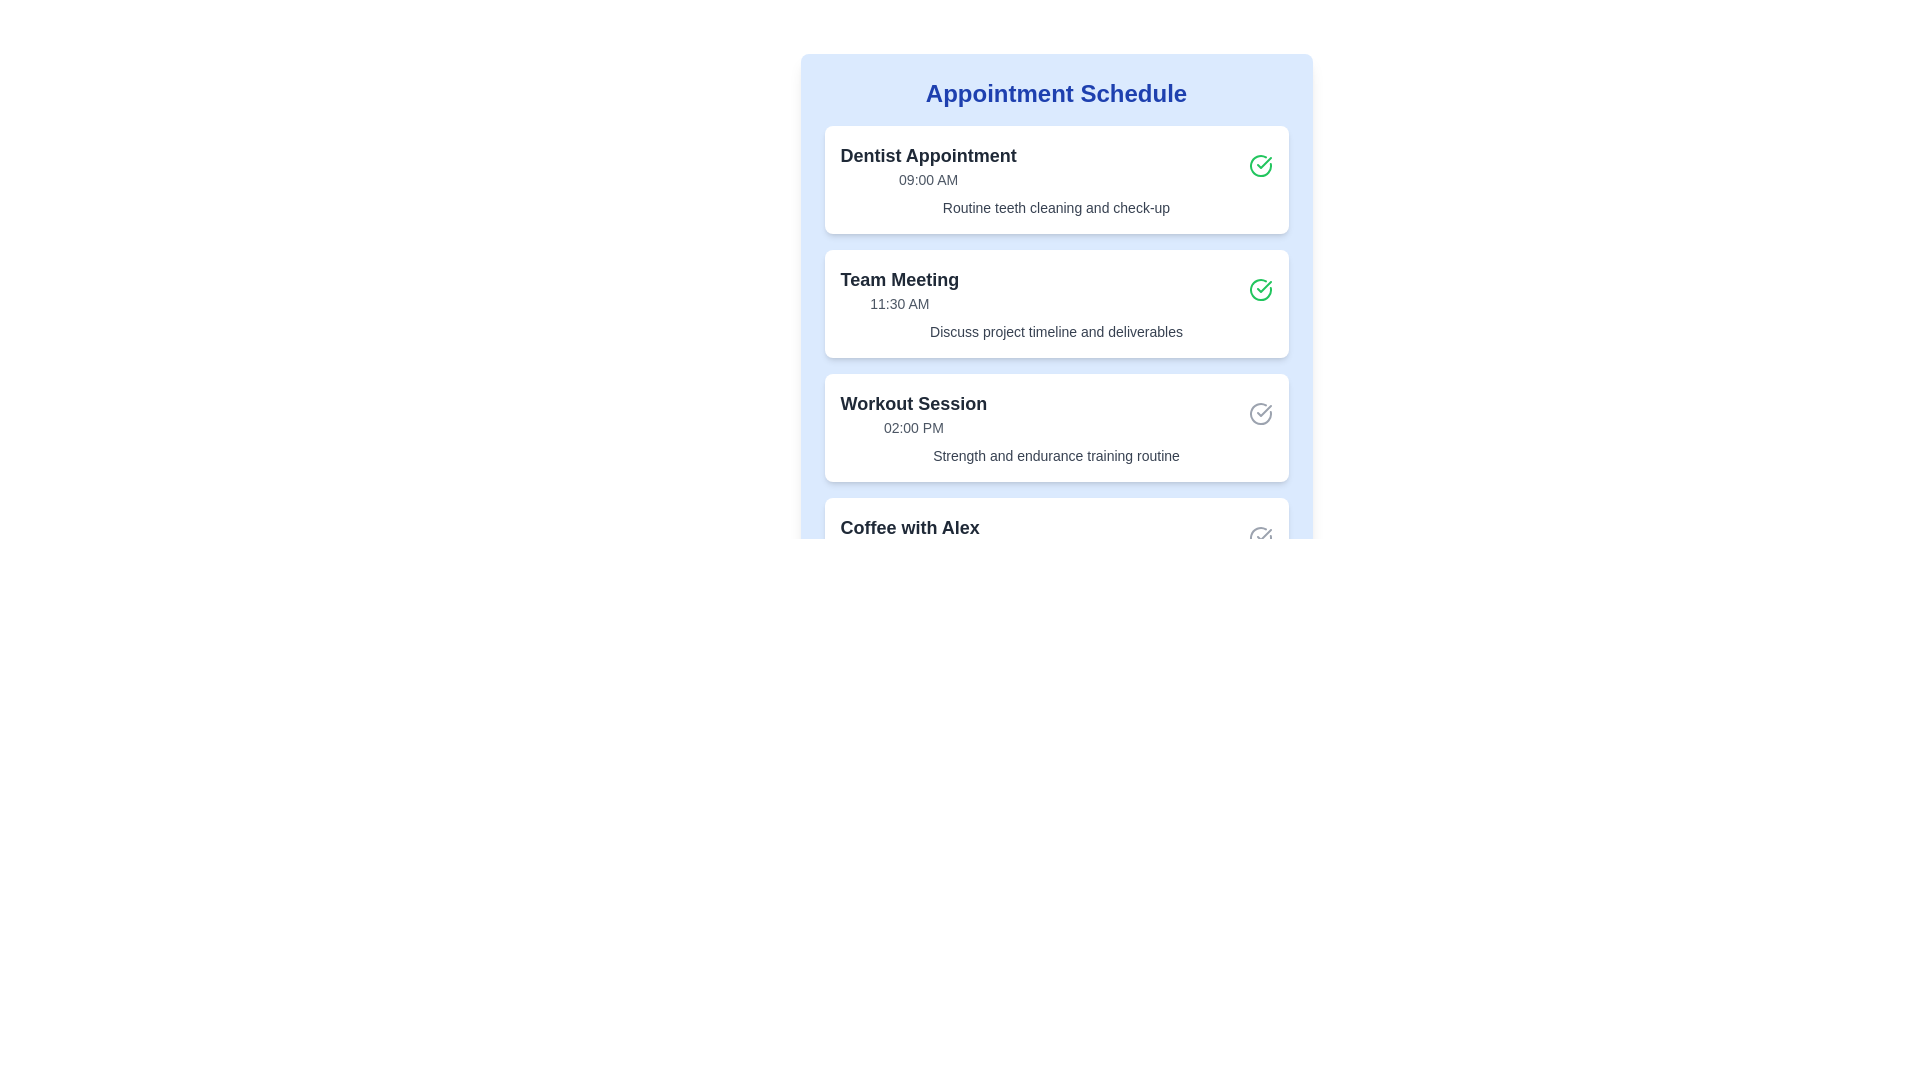 This screenshot has width=1920, height=1080. What do you see at coordinates (898, 304) in the screenshot?
I see `the text label displaying '11:30 AM' which is located below the 'Team Meeting' title in the second card of a vertical list layout` at bounding box center [898, 304].